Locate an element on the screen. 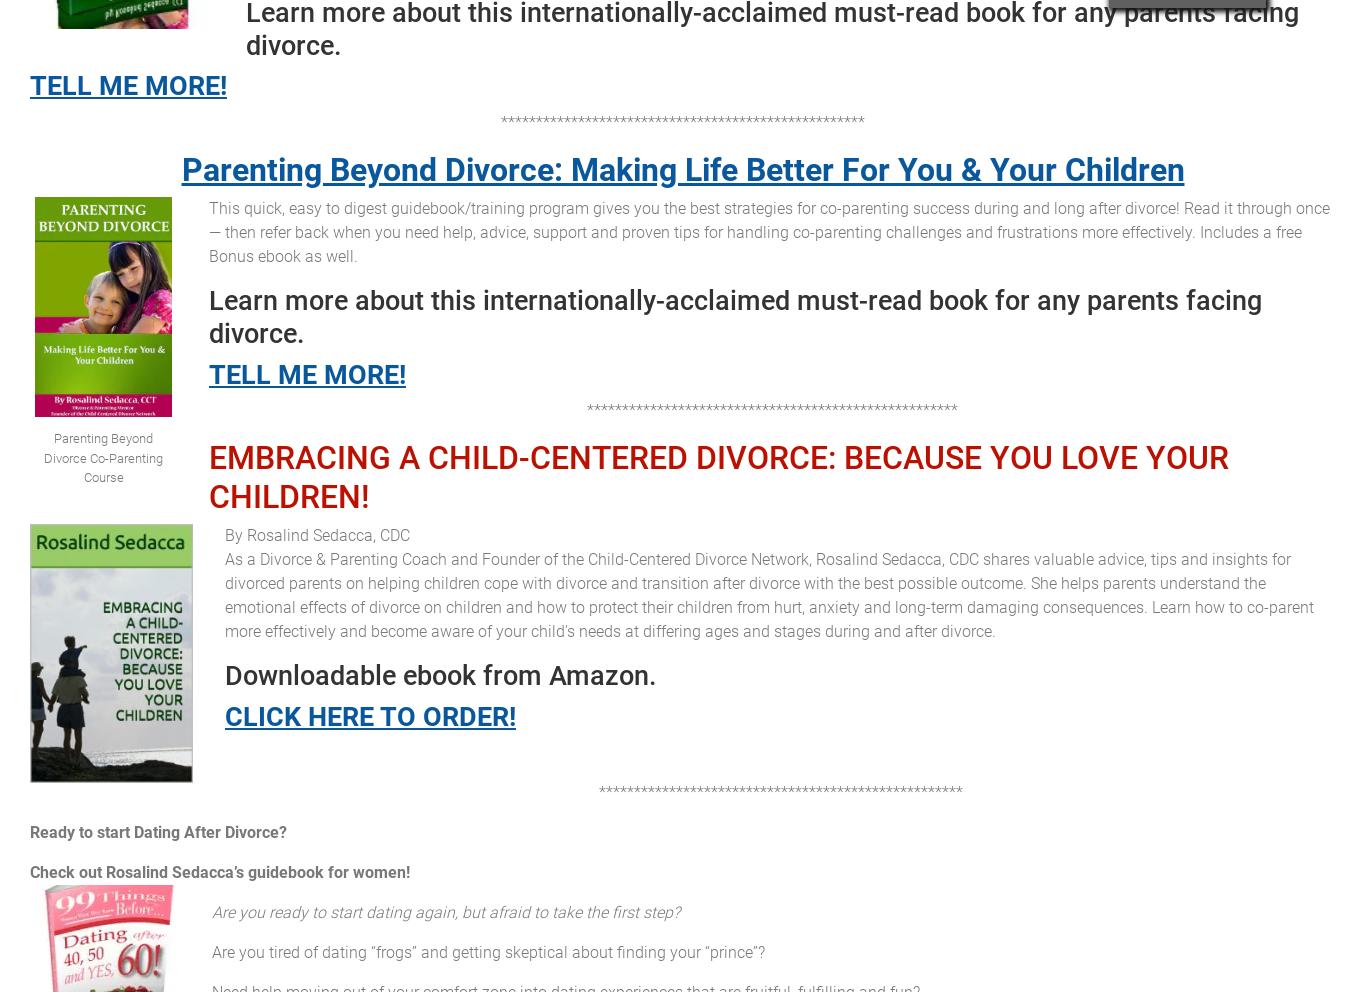 This screenshot has width=1366, height=992. 'CLICK HERE TO ORDER!' is located at coordinates (223, 716).